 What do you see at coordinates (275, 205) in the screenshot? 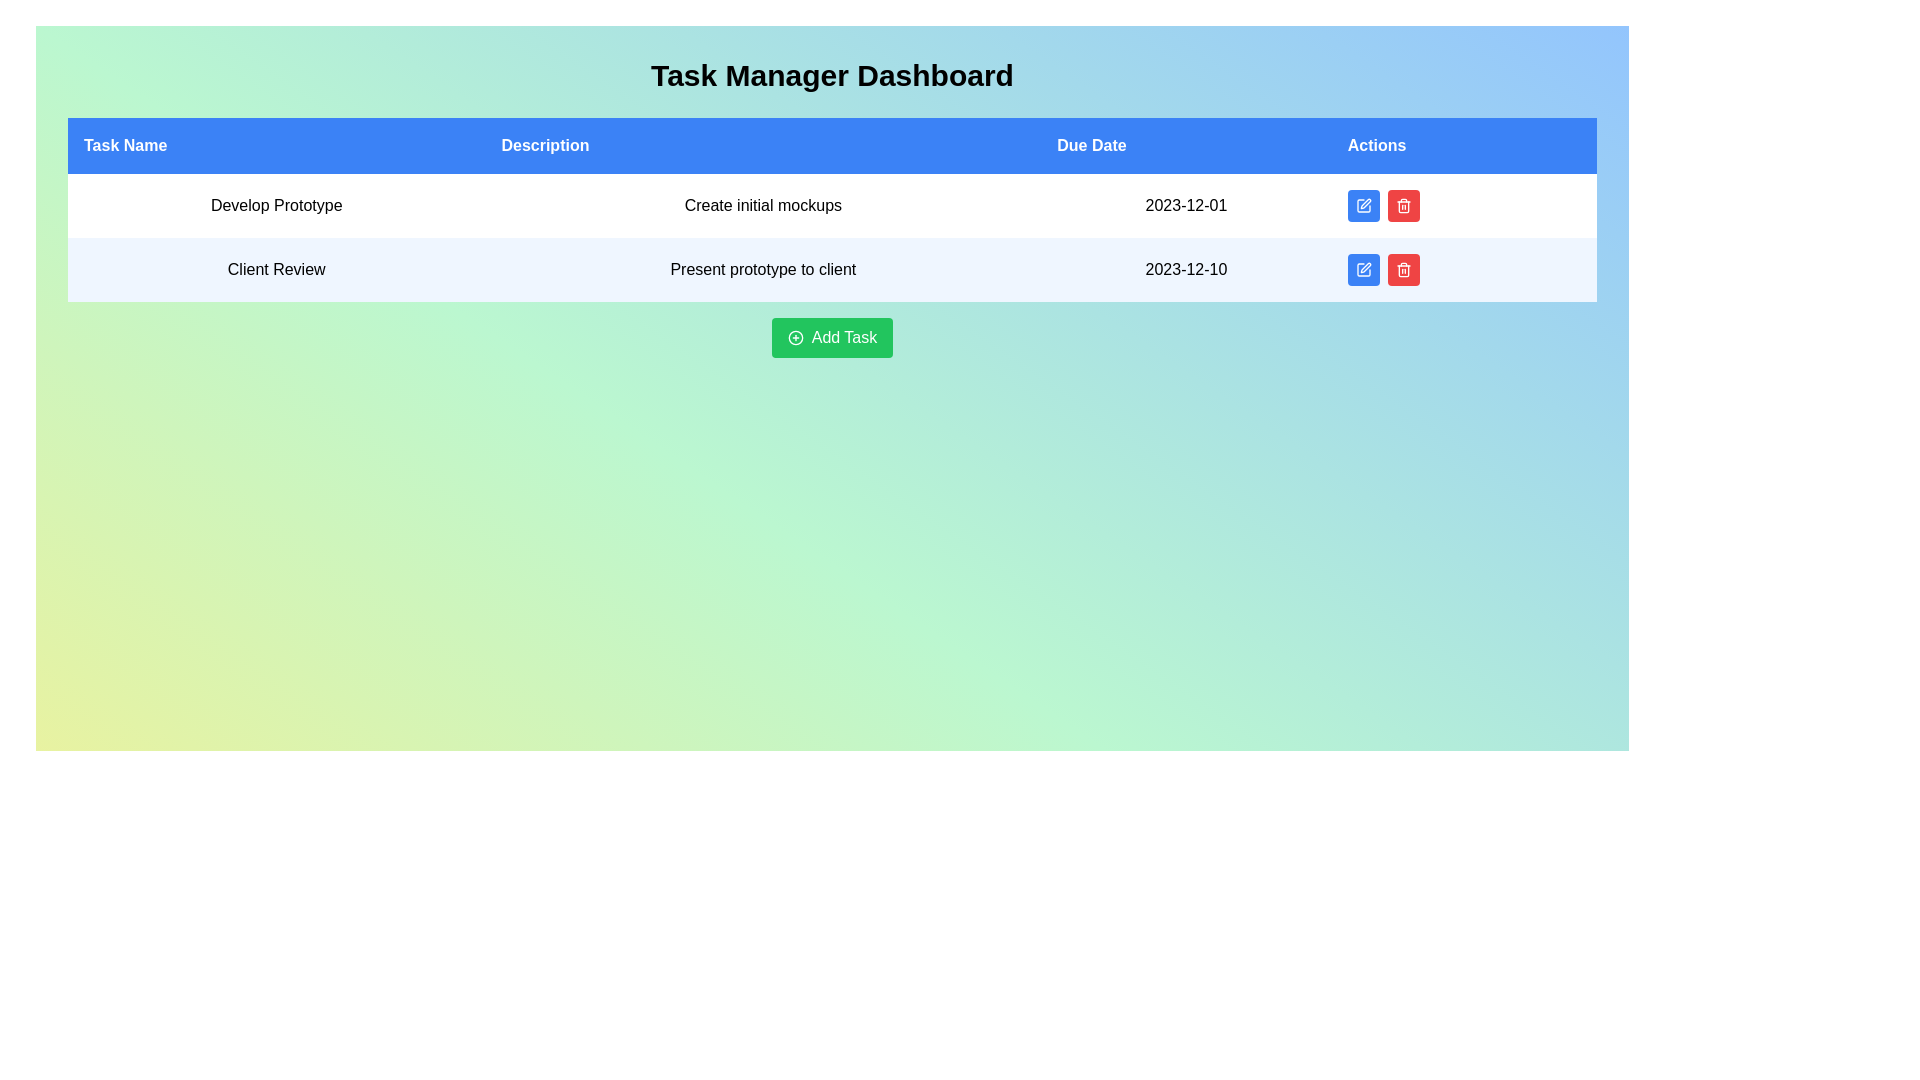
I see `the table cell content that serves as a label or descriptor for the task, located in the first row and first column of the table, above 'Client Review' and to the left of 'Create initial mockups'` at bounding box center [275, 205].